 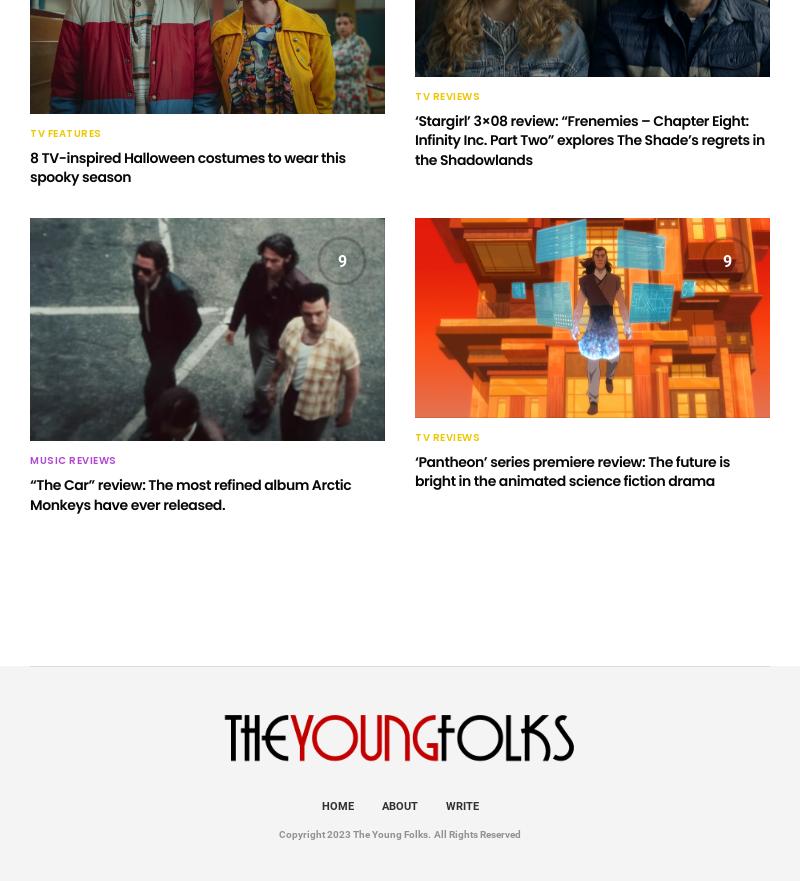 What do you see at coordinates (398, 833) in the screenshot?
I see `'Copyright 2023 The Young Folks. All Rights Reserved'` at bounding box center [398, 833].